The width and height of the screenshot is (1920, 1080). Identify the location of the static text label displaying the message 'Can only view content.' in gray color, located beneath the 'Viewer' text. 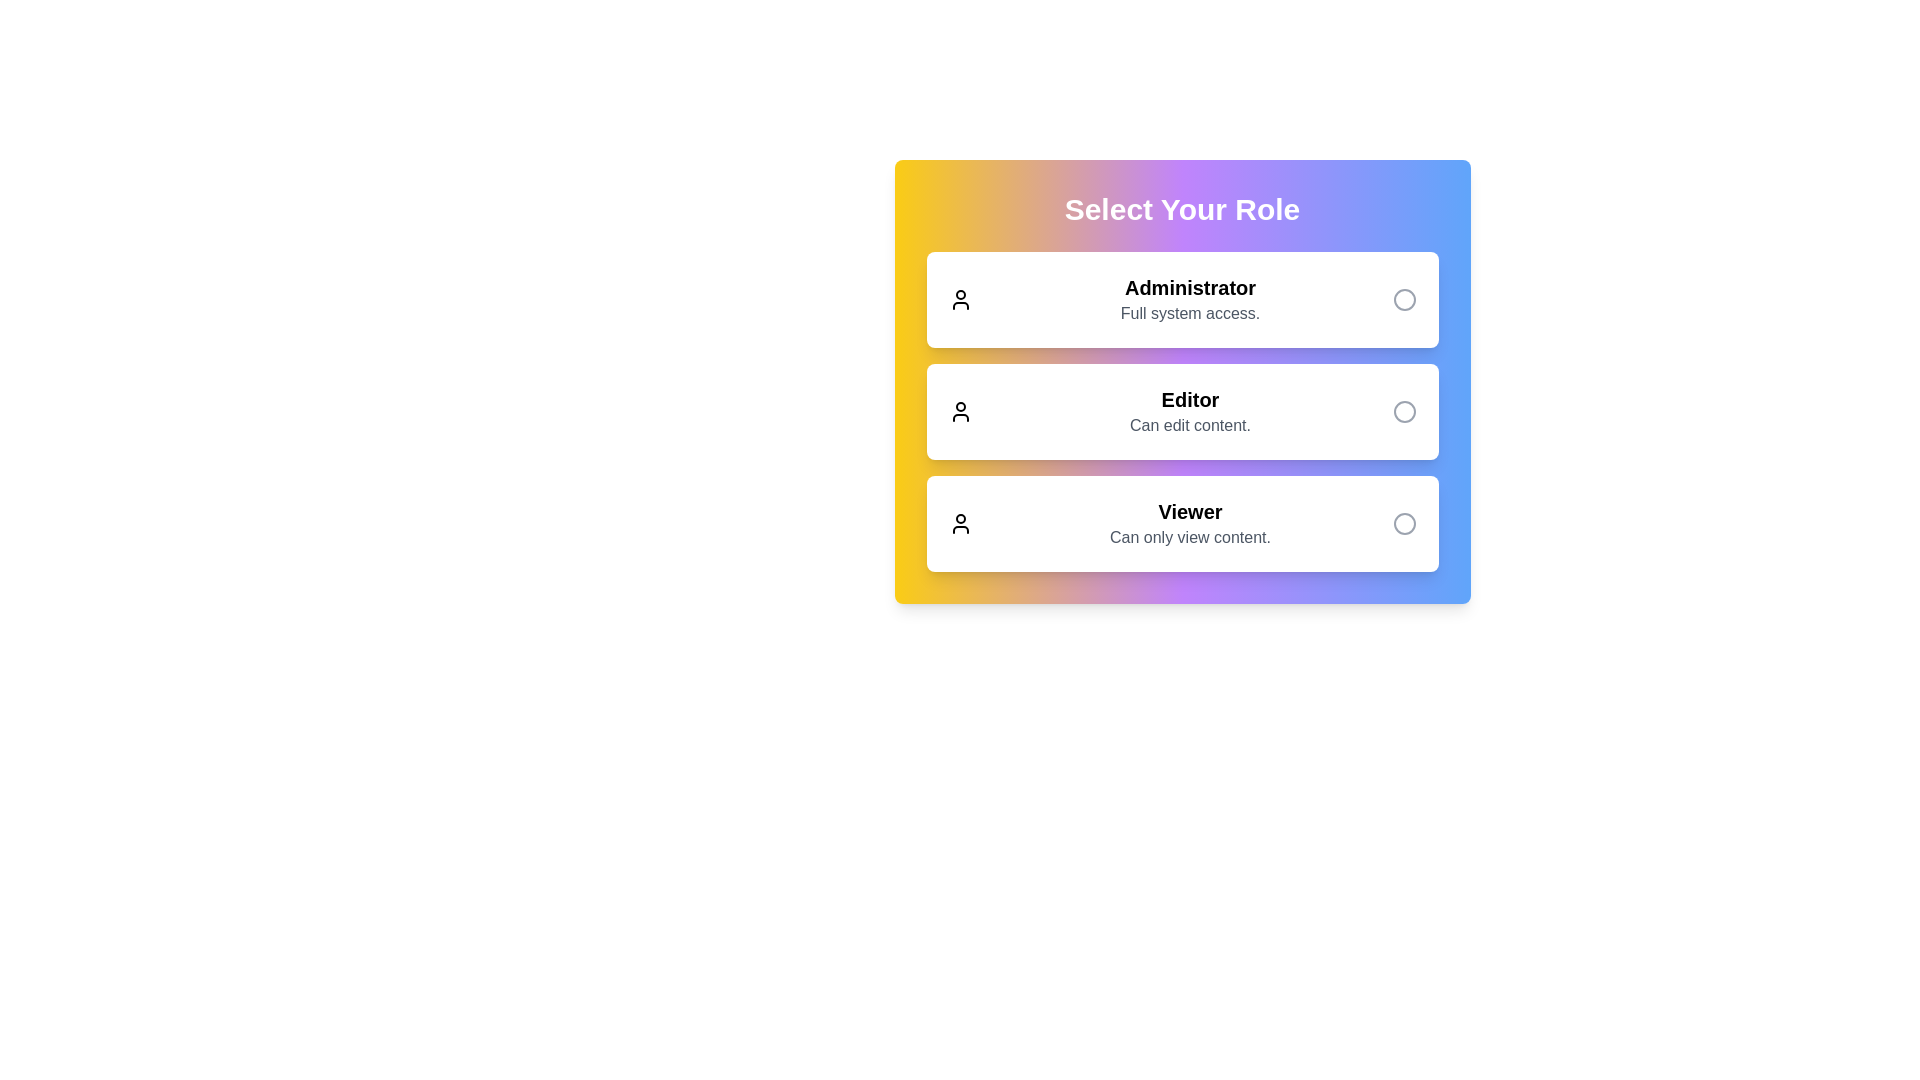
(1190, 536).